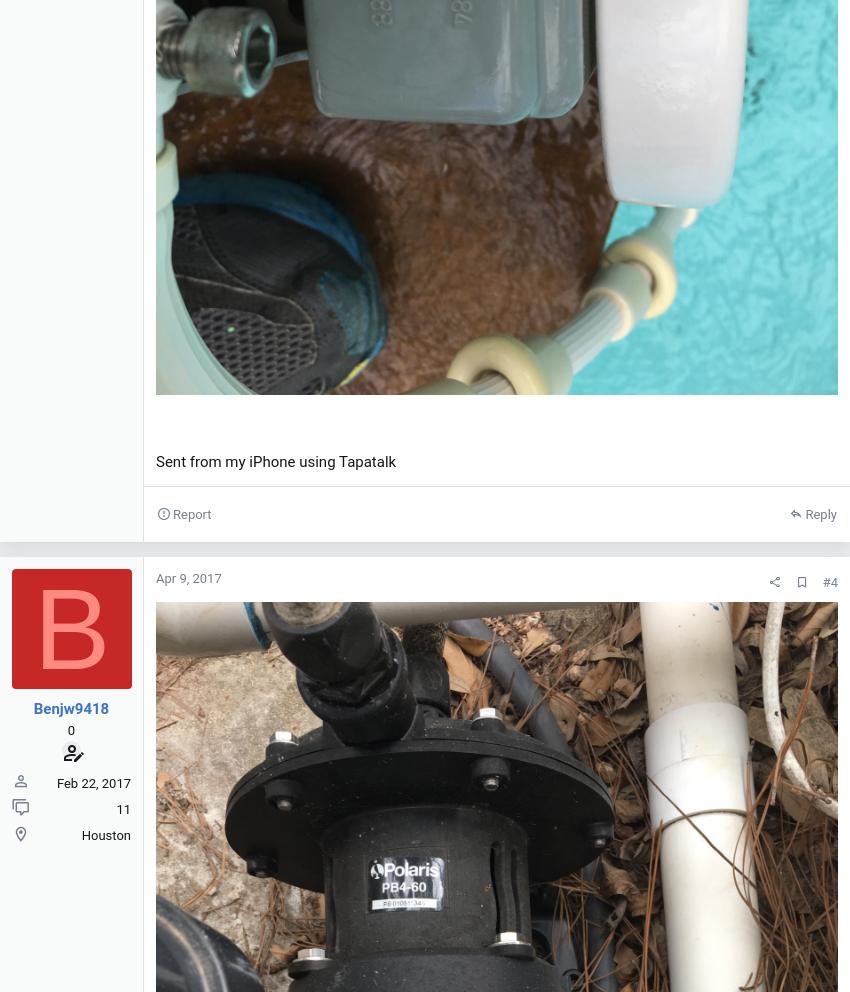  What do you see at coordinates (830, 580) in the screenshot?
I see `'#4'` at bounding box center [830, 580].